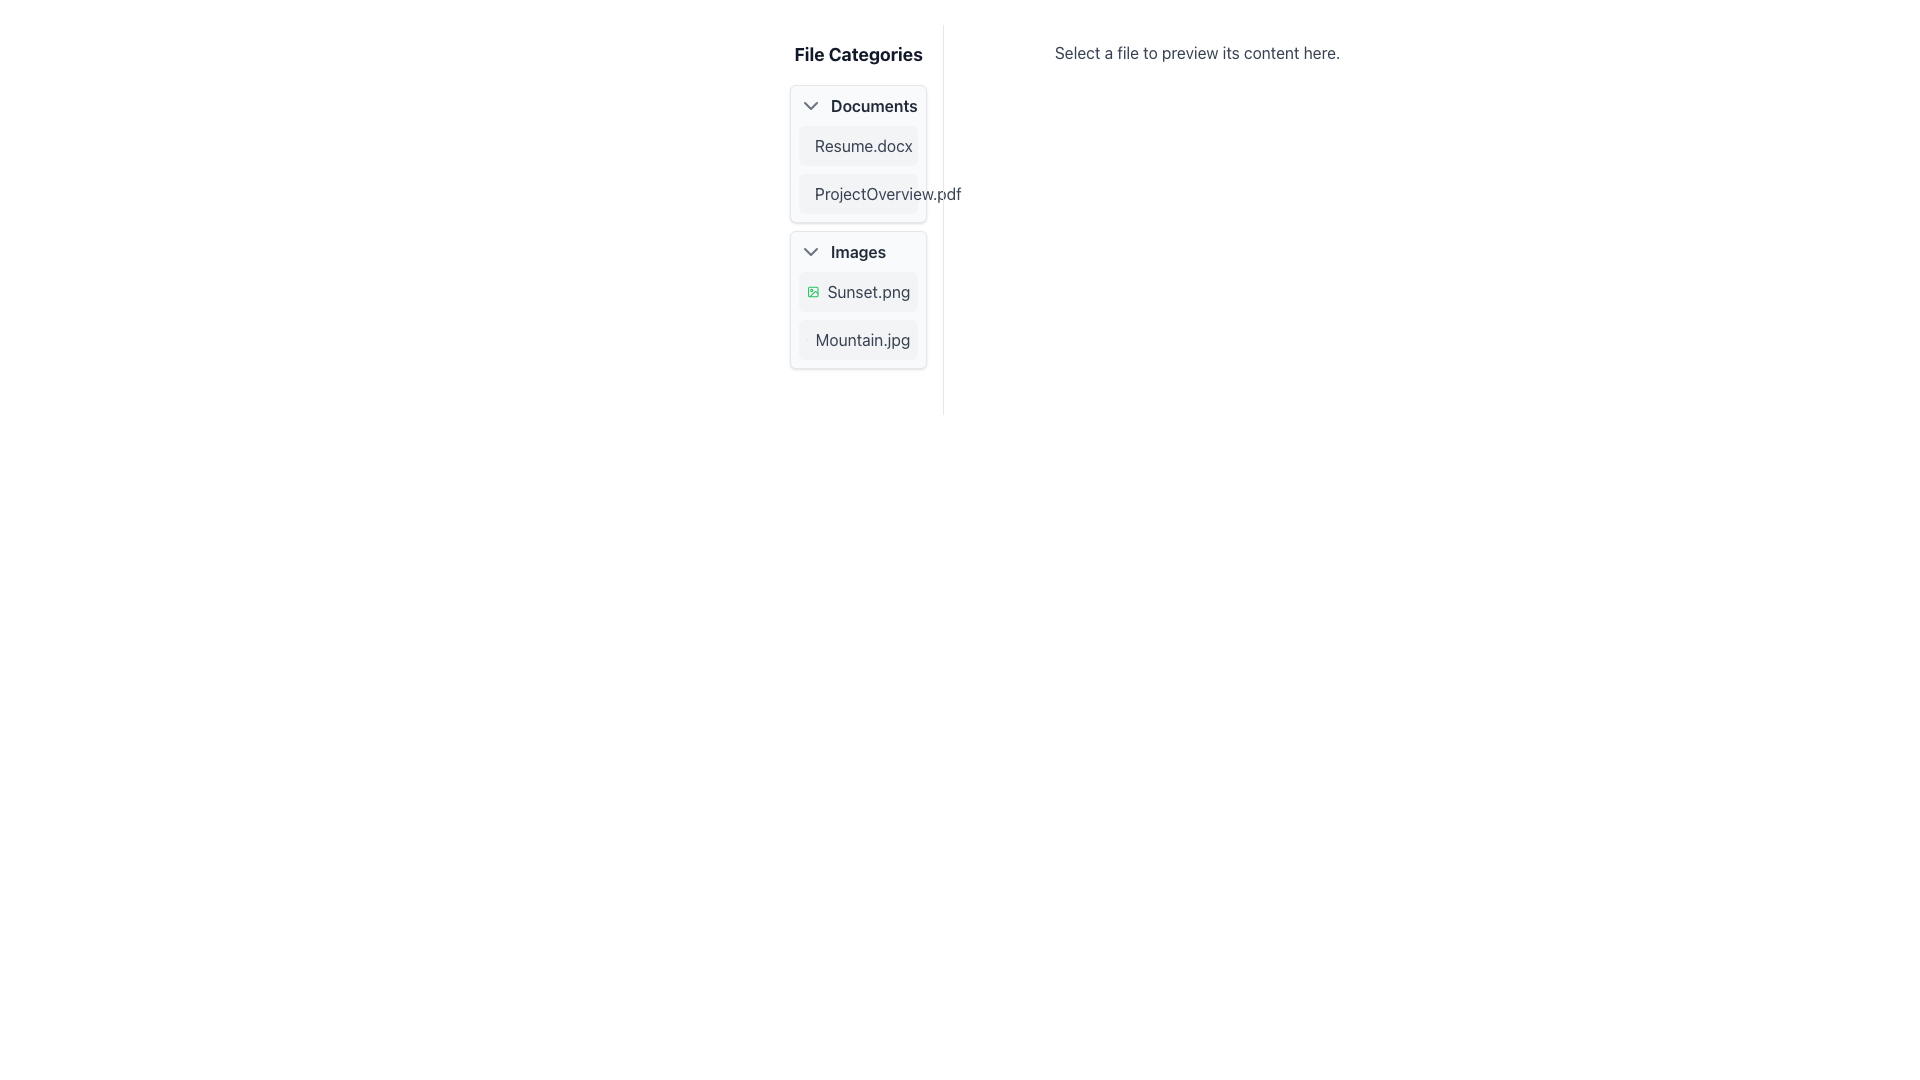  I want to click on the icon representing the 'Sunset.png' file located to the left of the text 'Sunset.png' in the 'Images' category, so click(813, 292).